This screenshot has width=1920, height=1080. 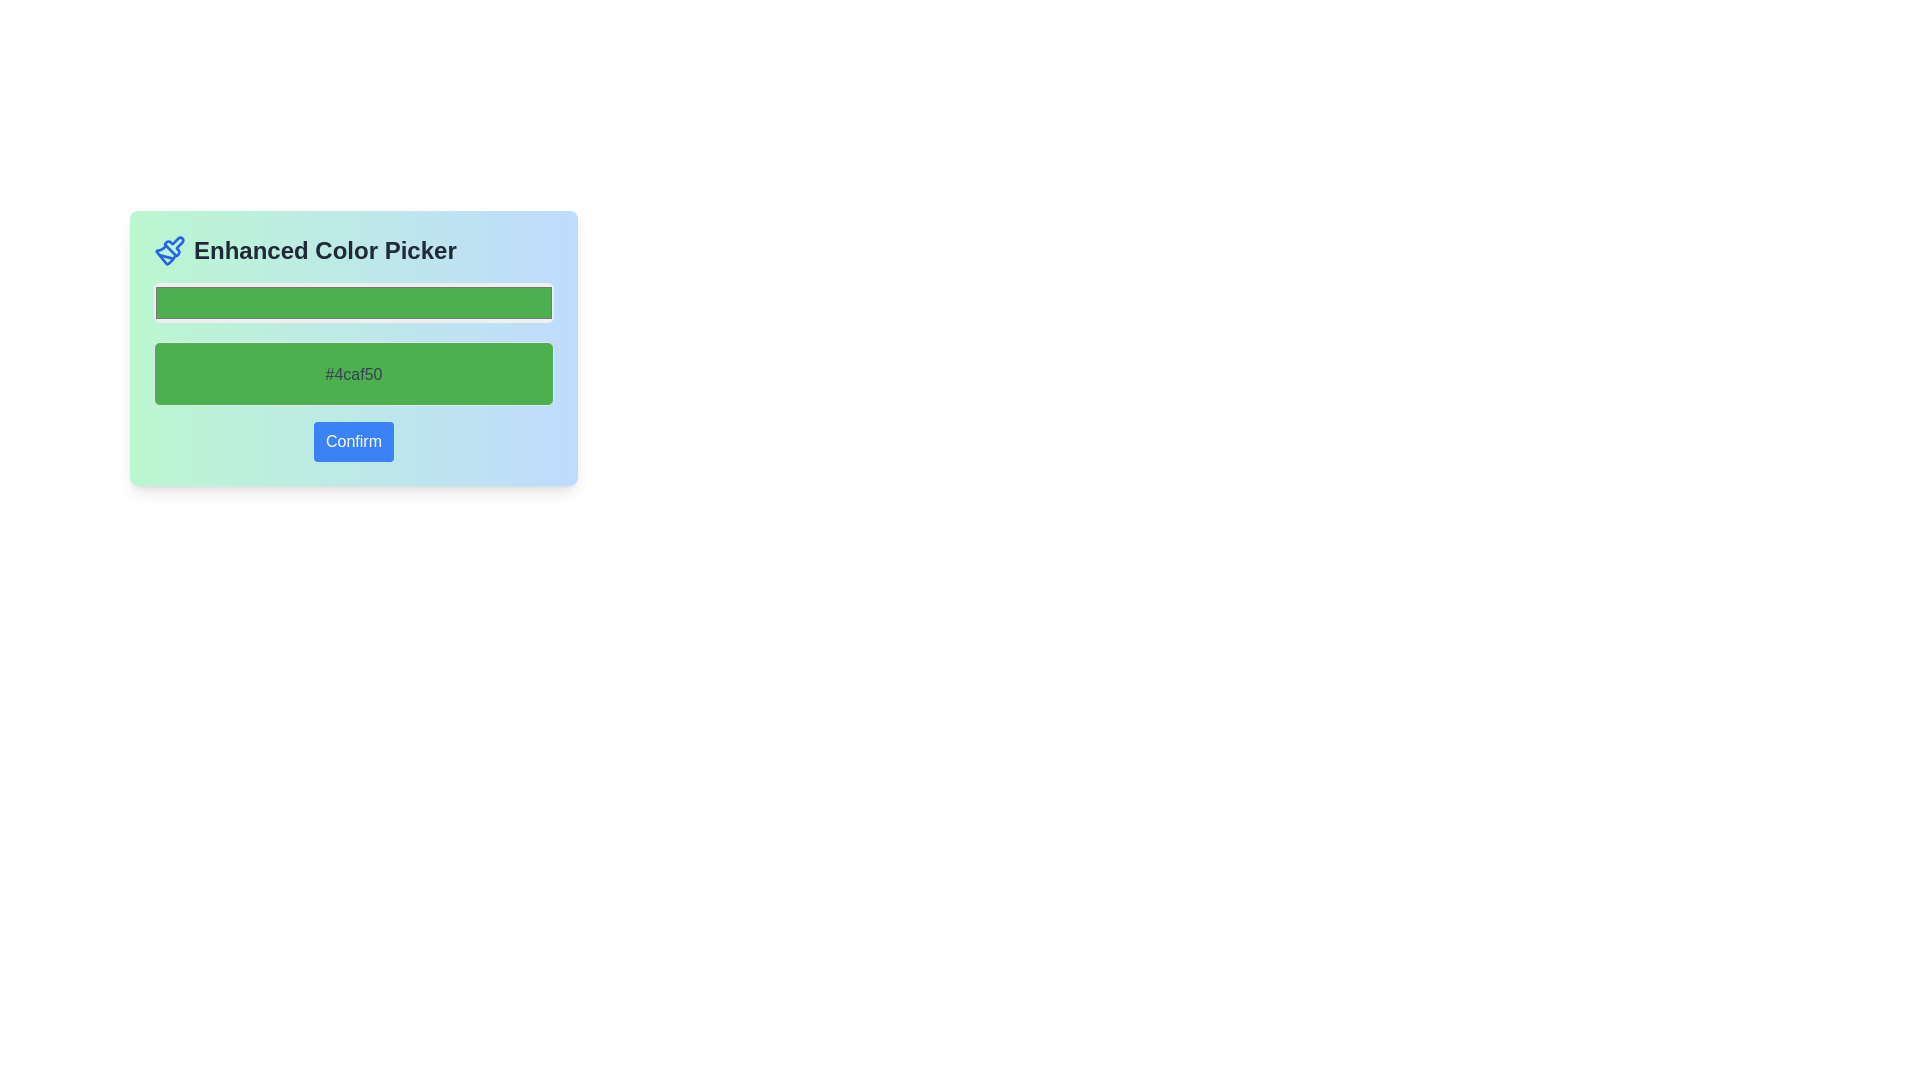 What do you see at coordinates (325, 249) in the screenshot?
I see `the text display labeled 'Enhanced Color Picker', which is prominently styled in large, bold dark gray font at the top of the interface` at bounding box center [325, 249].